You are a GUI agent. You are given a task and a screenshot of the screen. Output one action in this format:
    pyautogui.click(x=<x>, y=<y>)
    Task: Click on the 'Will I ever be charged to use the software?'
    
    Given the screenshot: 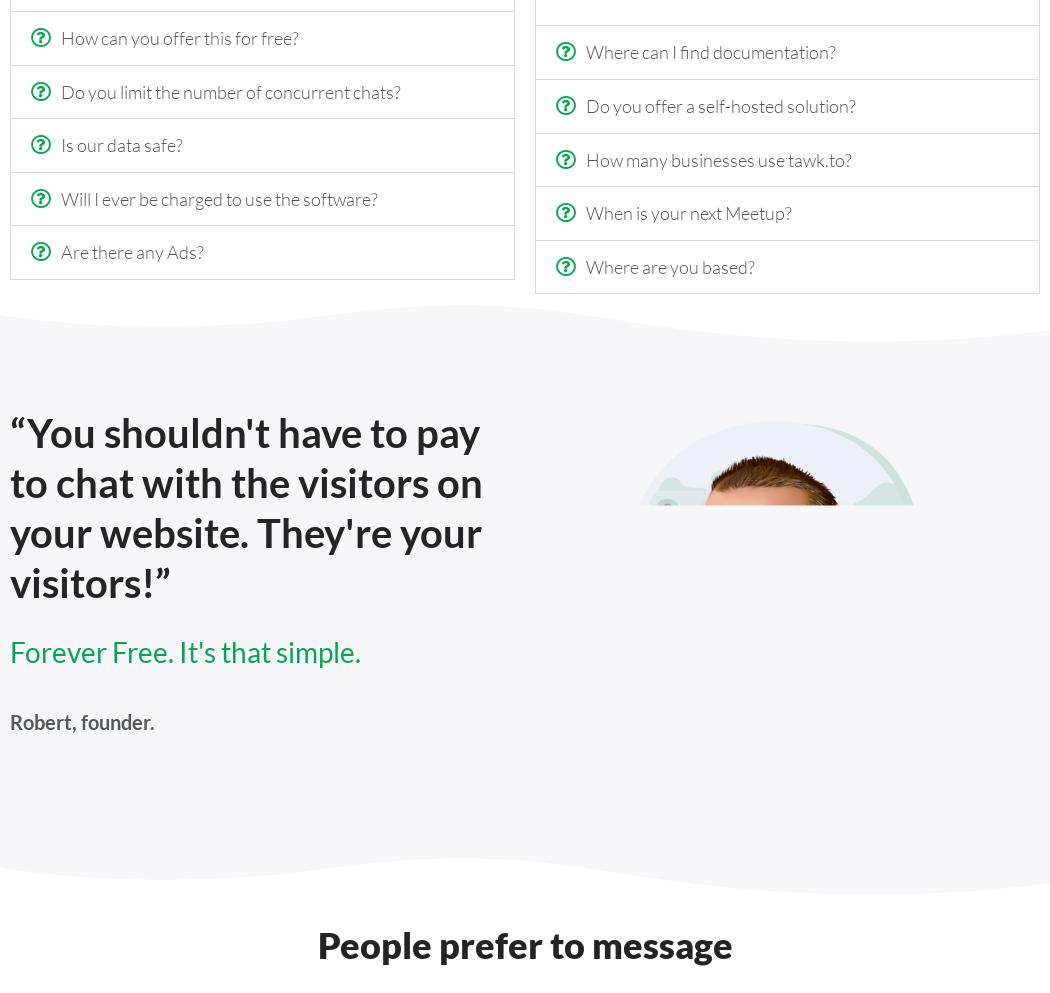 What is the action you would take?
    pyautogui.click(x=218, y=198)
    